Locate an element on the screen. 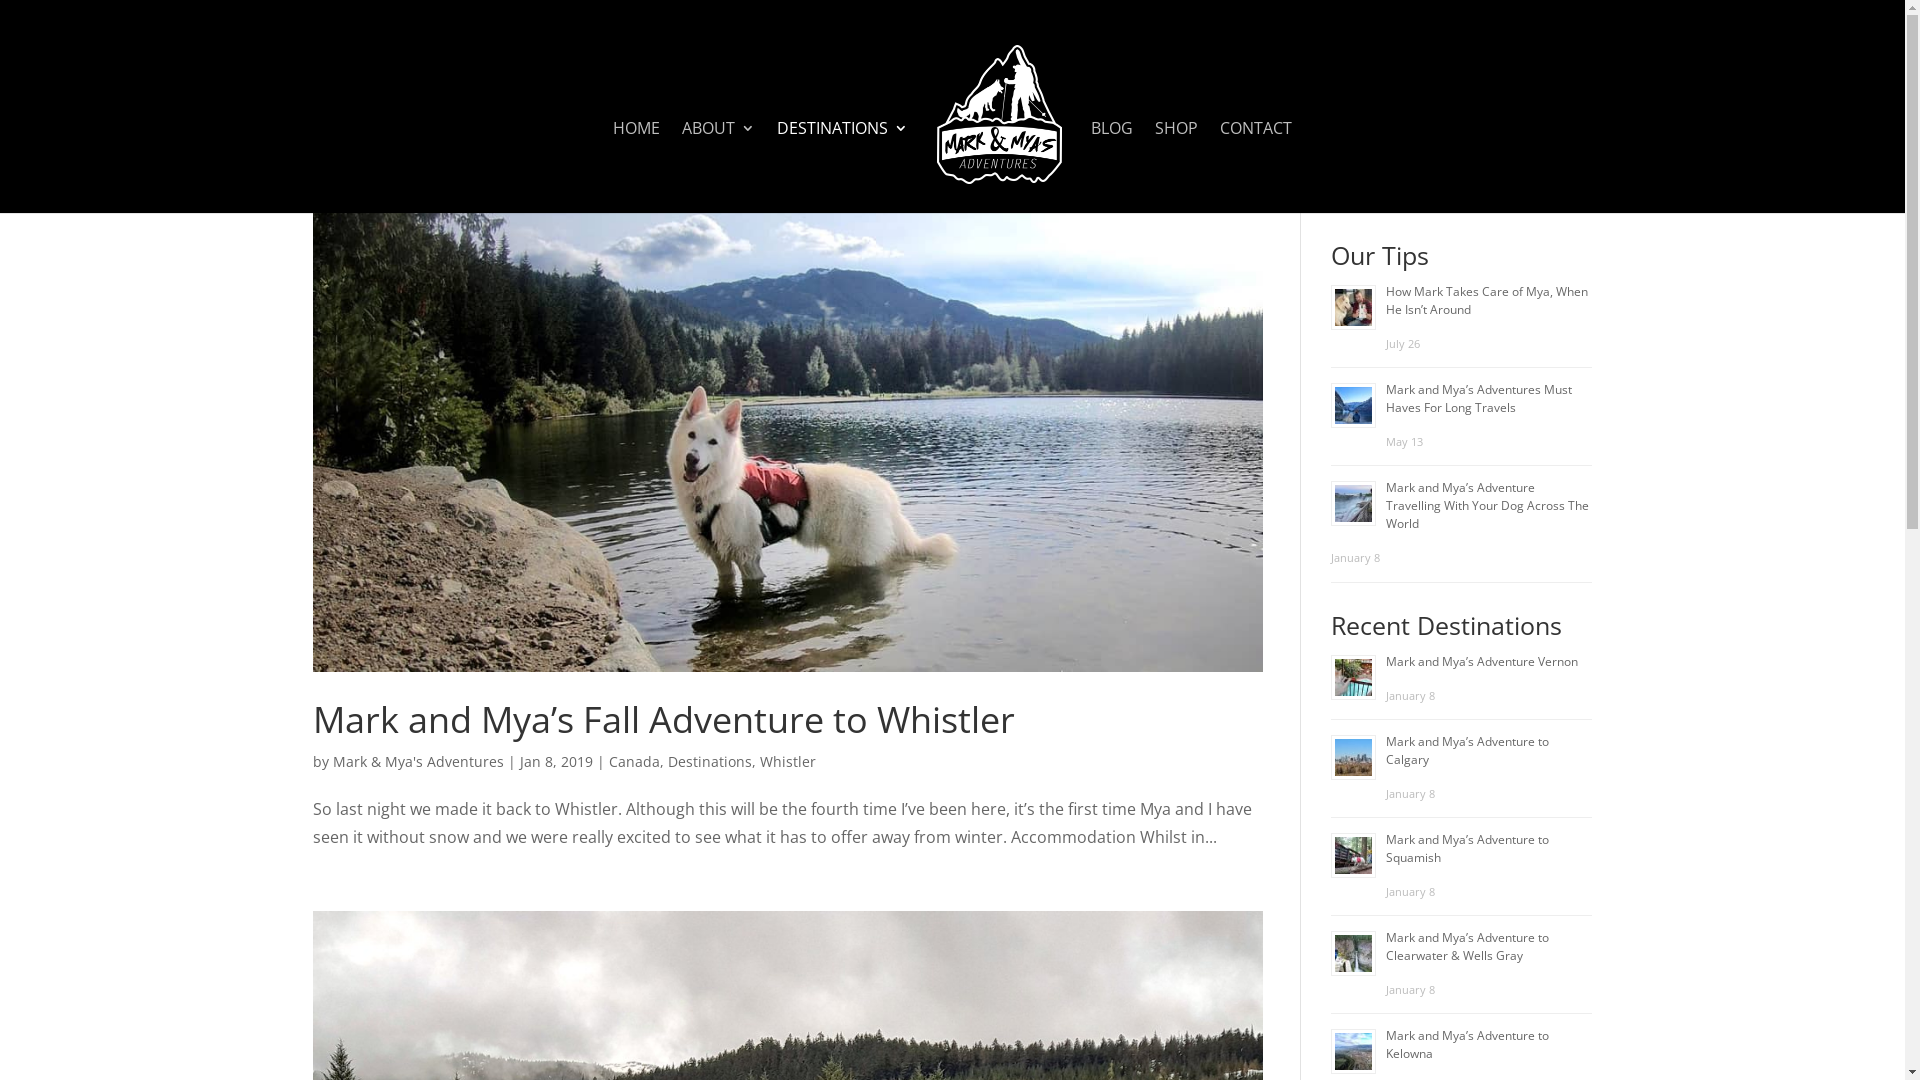 The width and height of the screenshot is (1920, 1080). 'HOME' is located at coordinates (635, 165).